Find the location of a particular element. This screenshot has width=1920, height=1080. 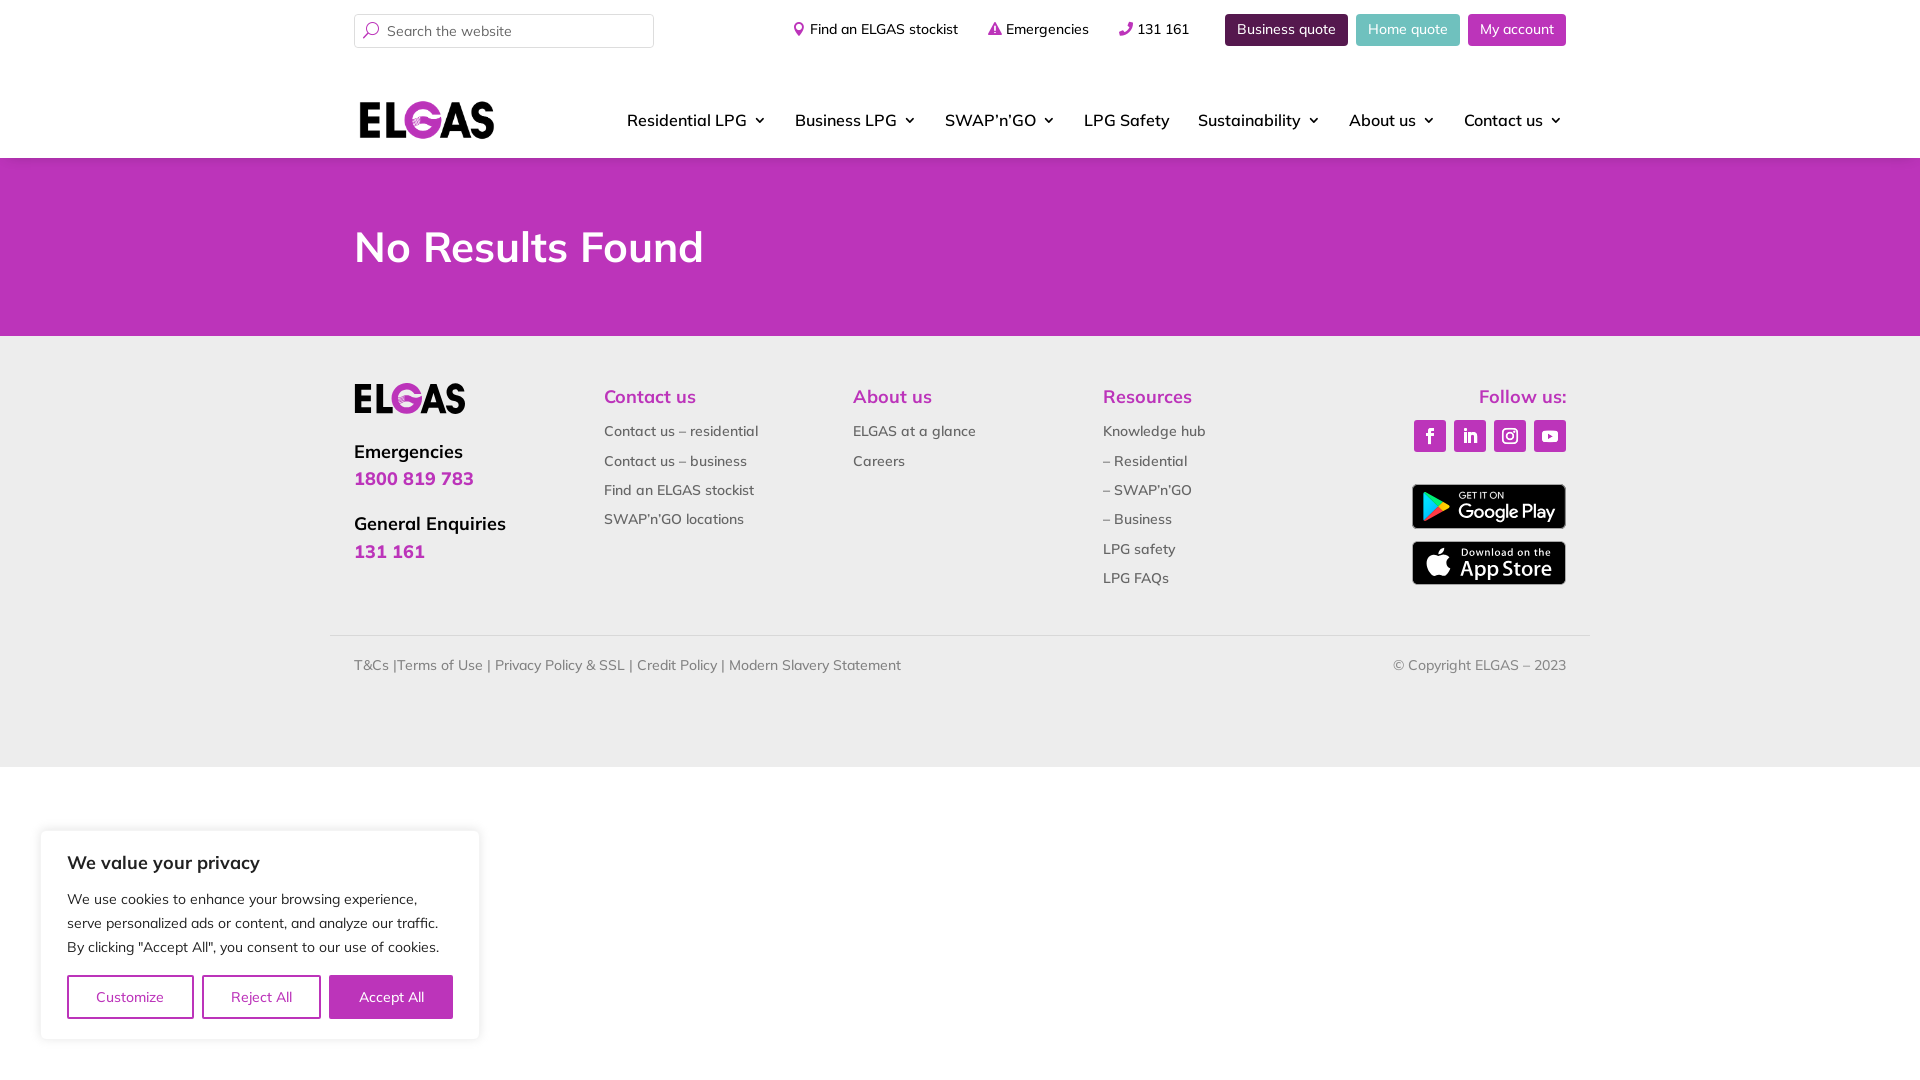

'Business quote' is located at coordinates (1286, 30).